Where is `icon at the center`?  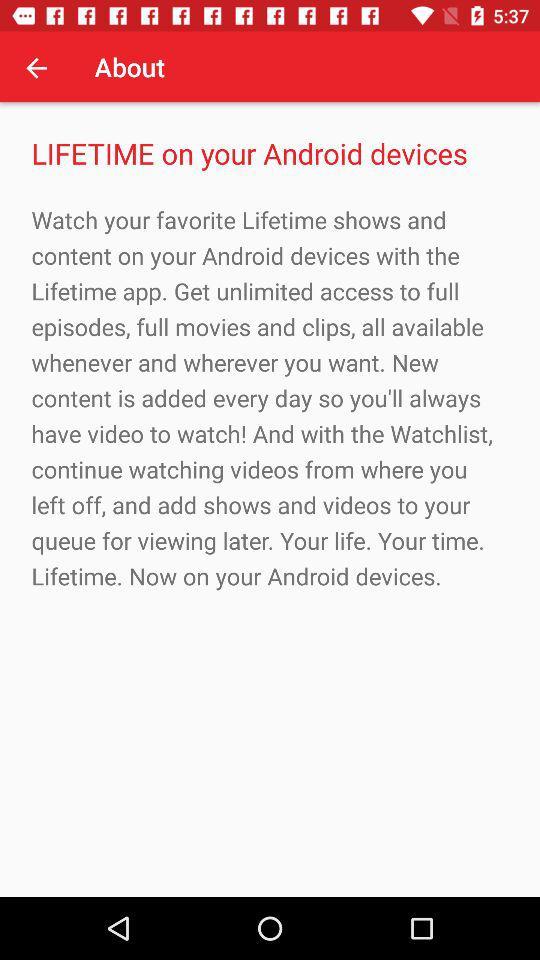
icon at the center is located at coordinates (270, 397).